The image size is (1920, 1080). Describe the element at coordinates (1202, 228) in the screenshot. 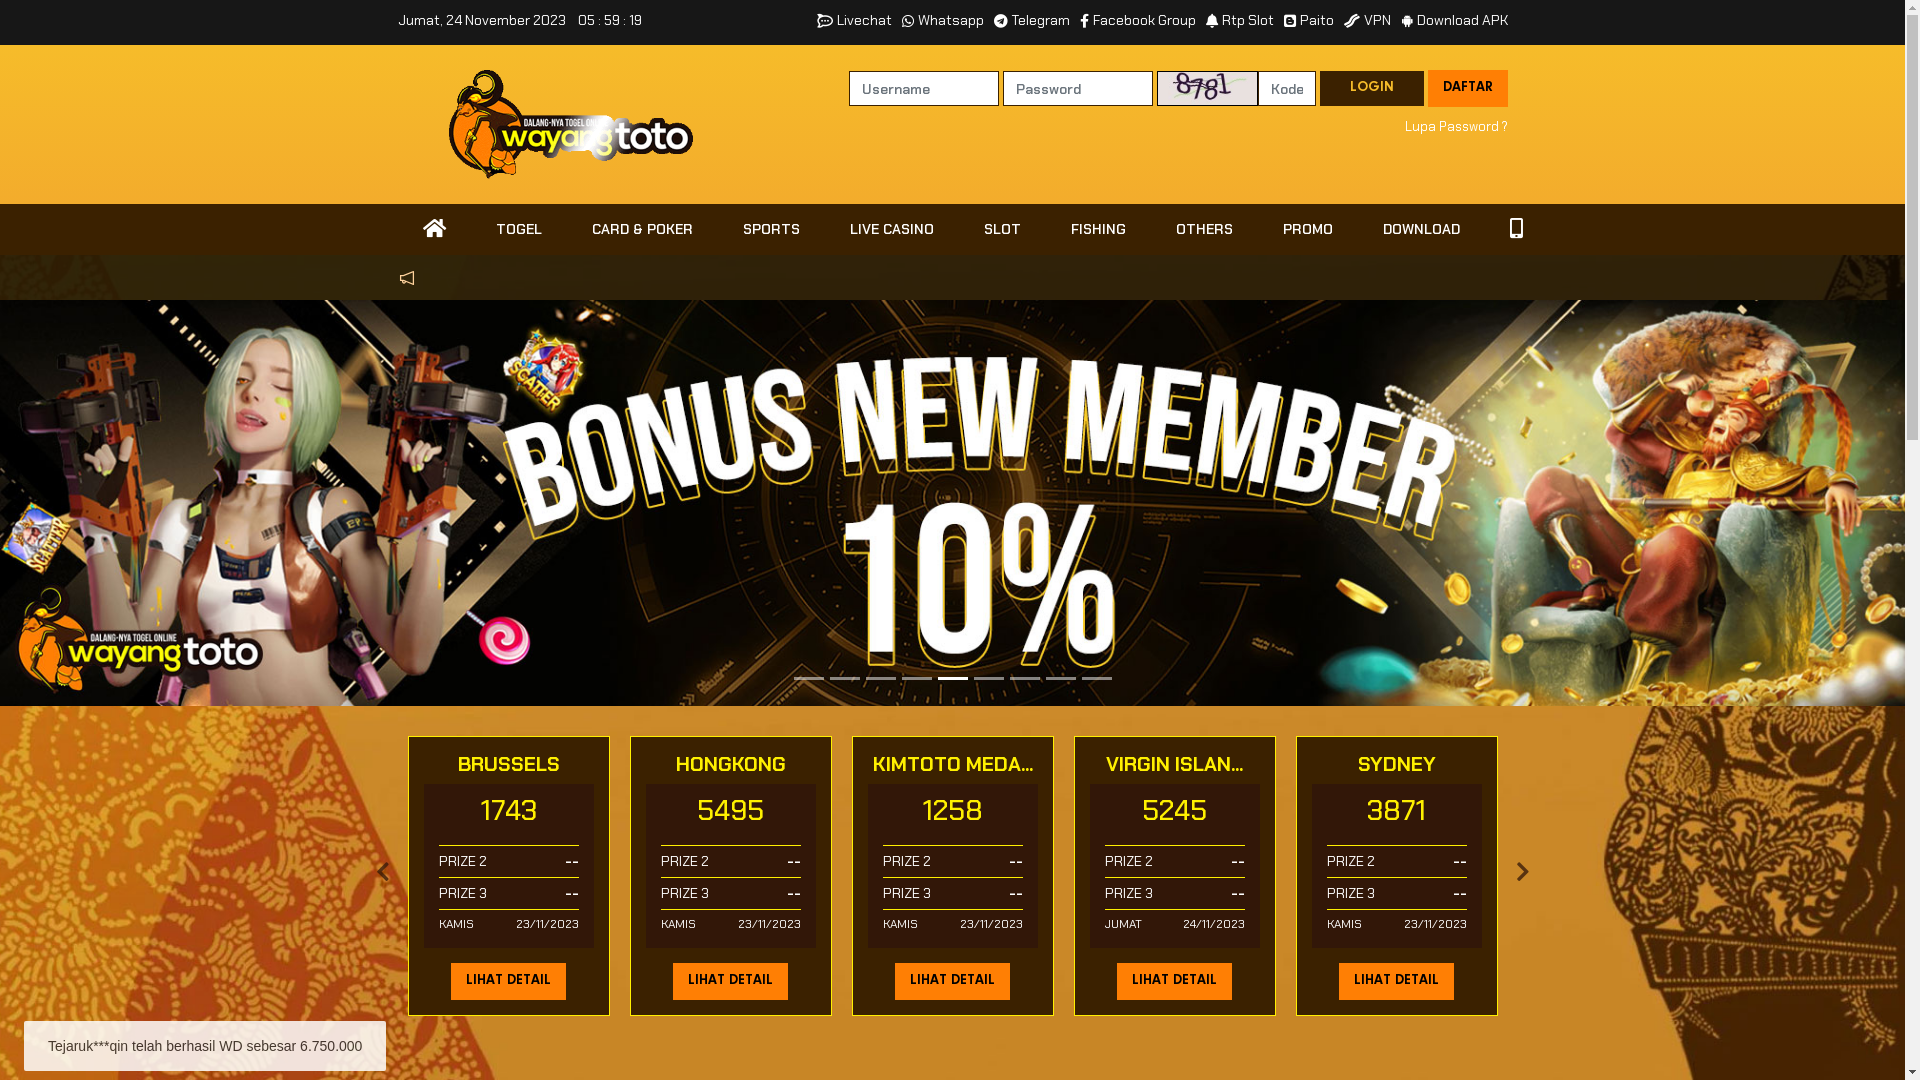

I see `'OTHERS'` at that location.